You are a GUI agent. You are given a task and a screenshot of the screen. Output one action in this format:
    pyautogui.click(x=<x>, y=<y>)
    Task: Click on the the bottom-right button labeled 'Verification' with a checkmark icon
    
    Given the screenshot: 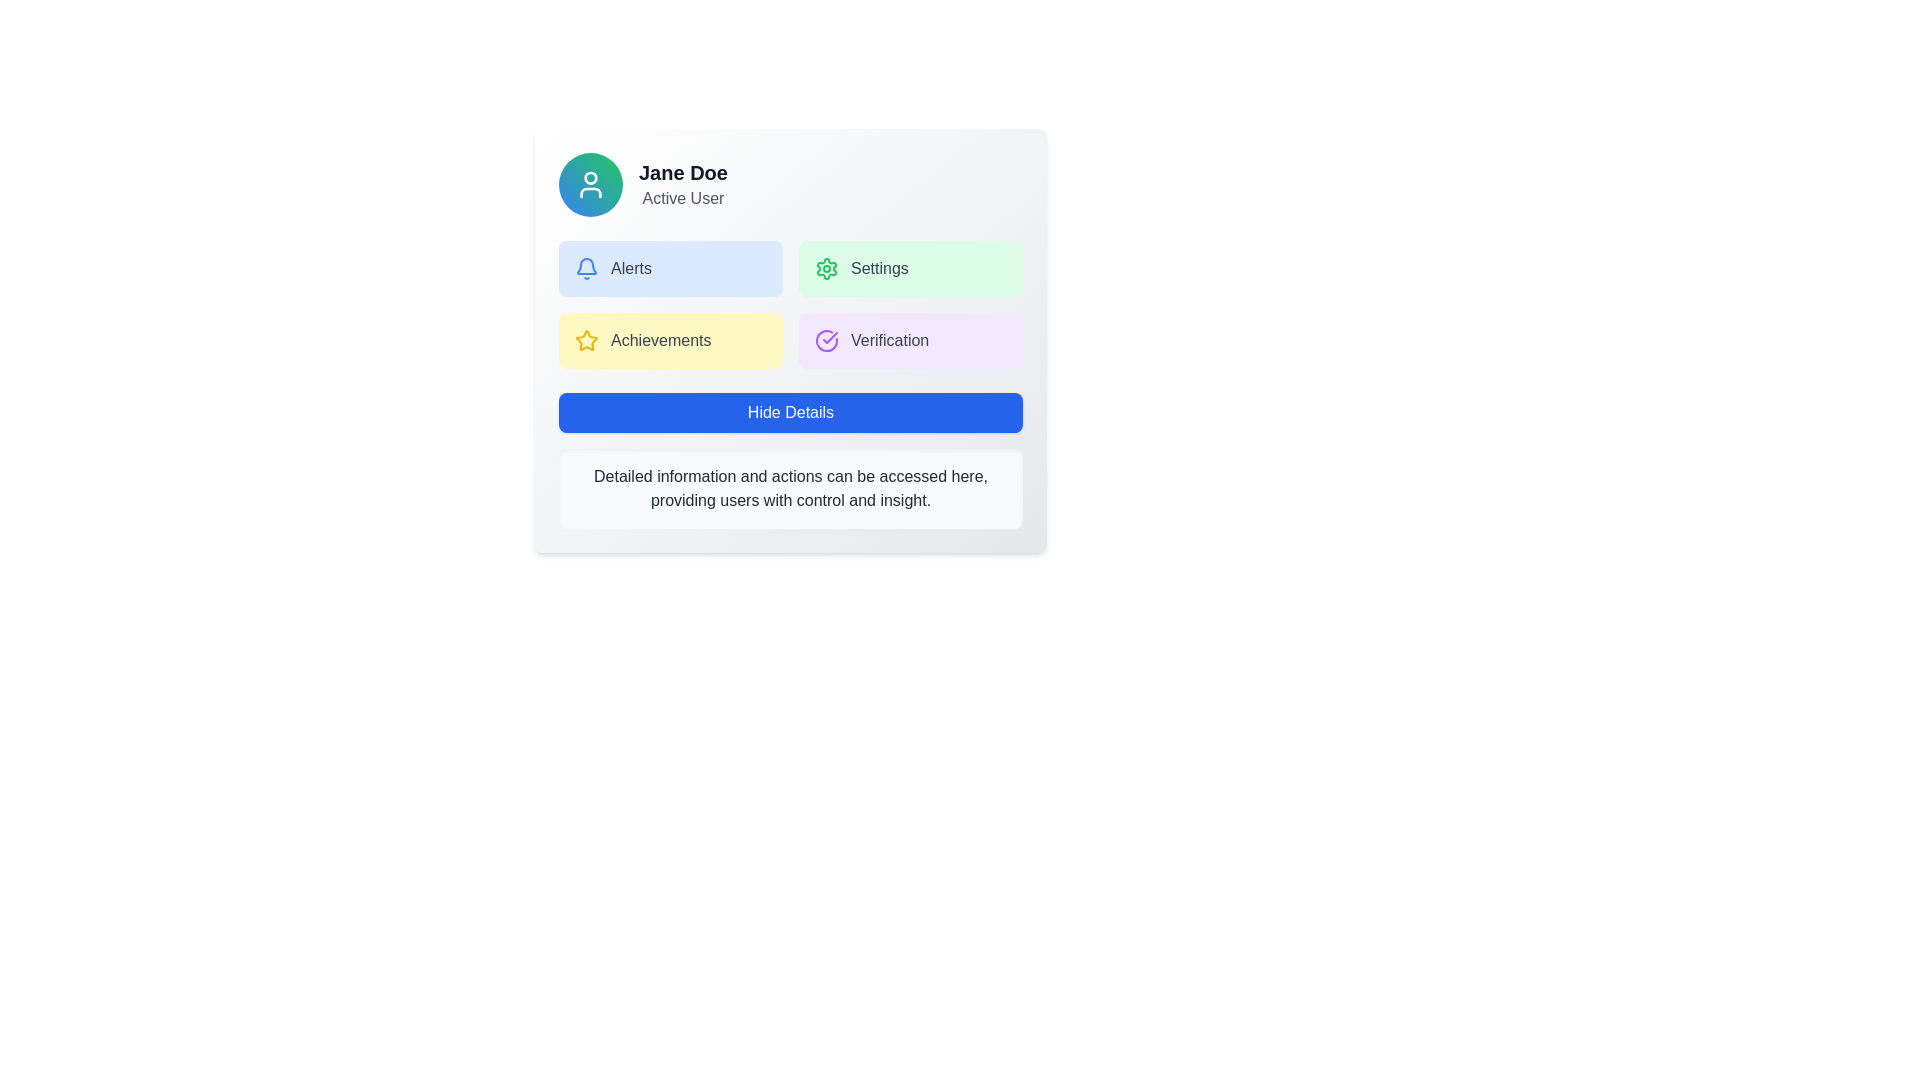 What is the action you would take?
    pyautogui.click(x=910, y=339)
    